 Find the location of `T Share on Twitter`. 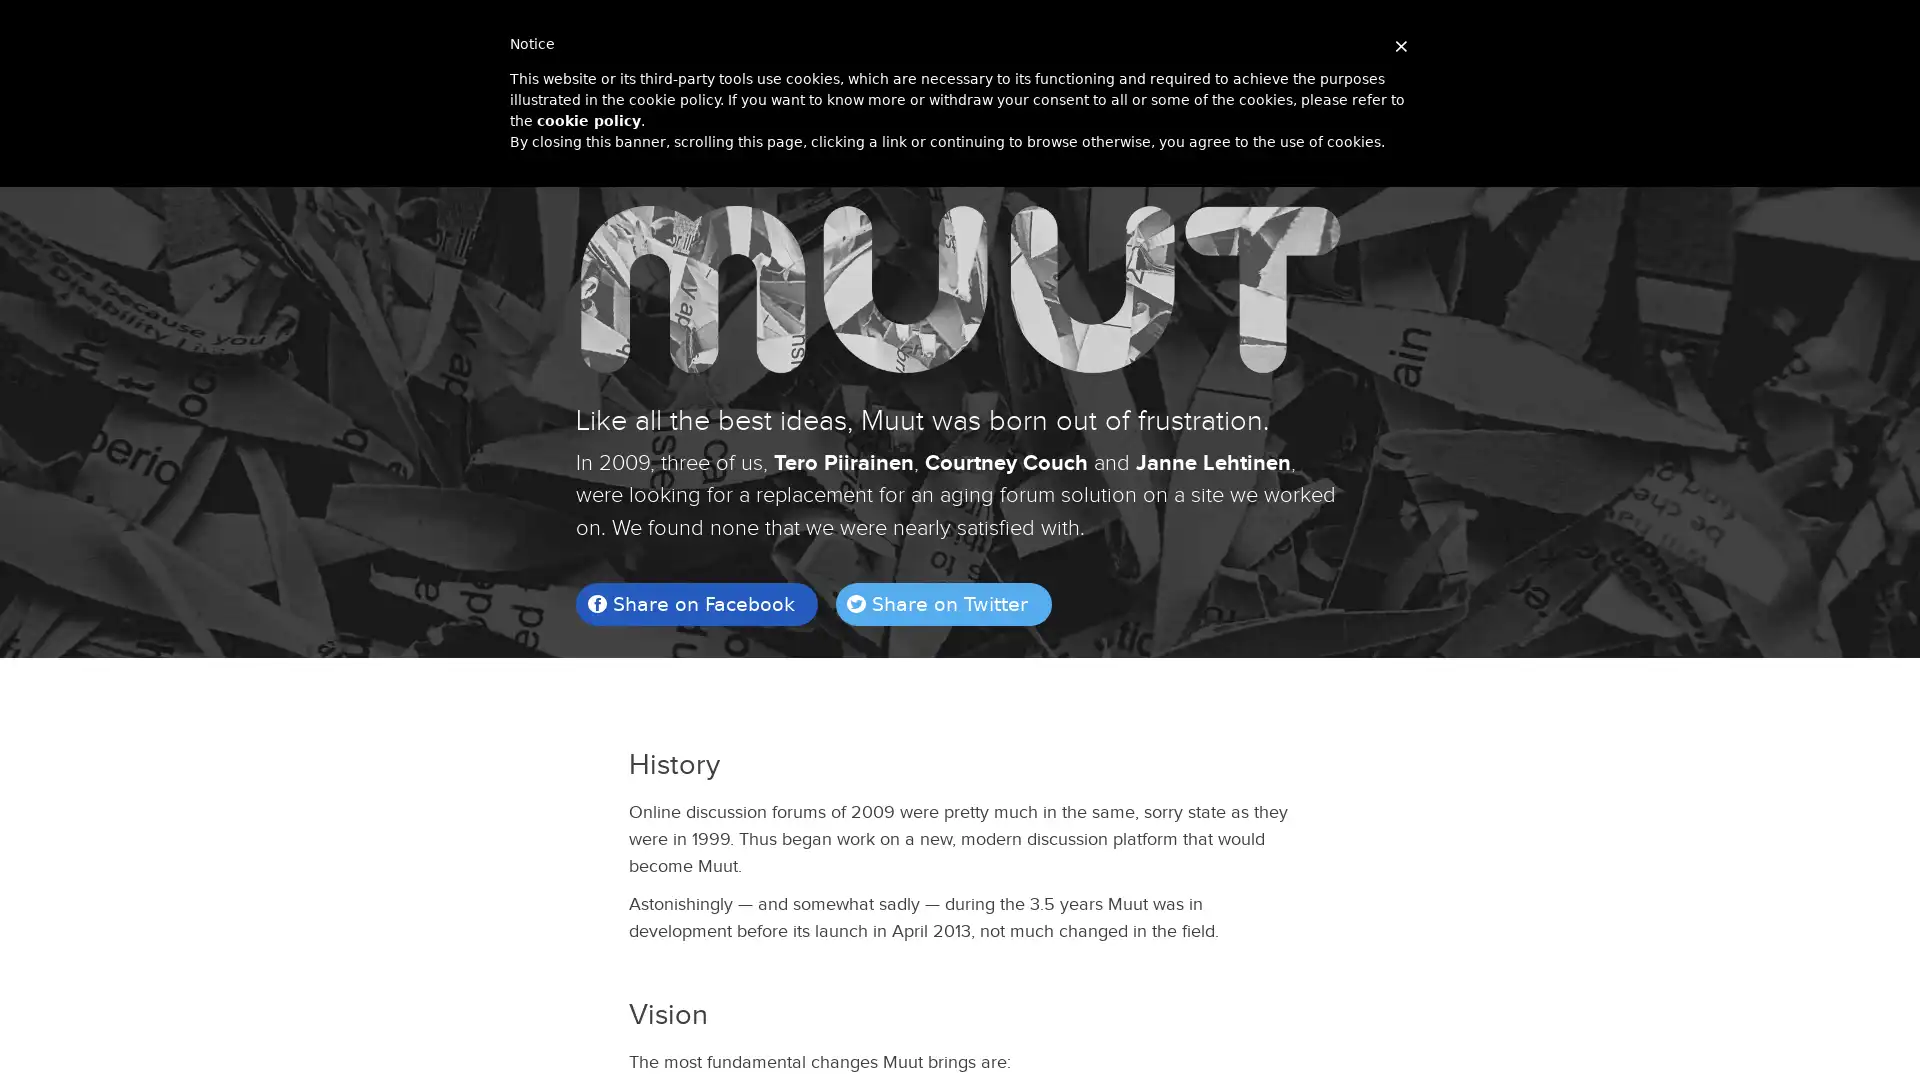

T Share on Twitter is located at coordinates (941, 602).